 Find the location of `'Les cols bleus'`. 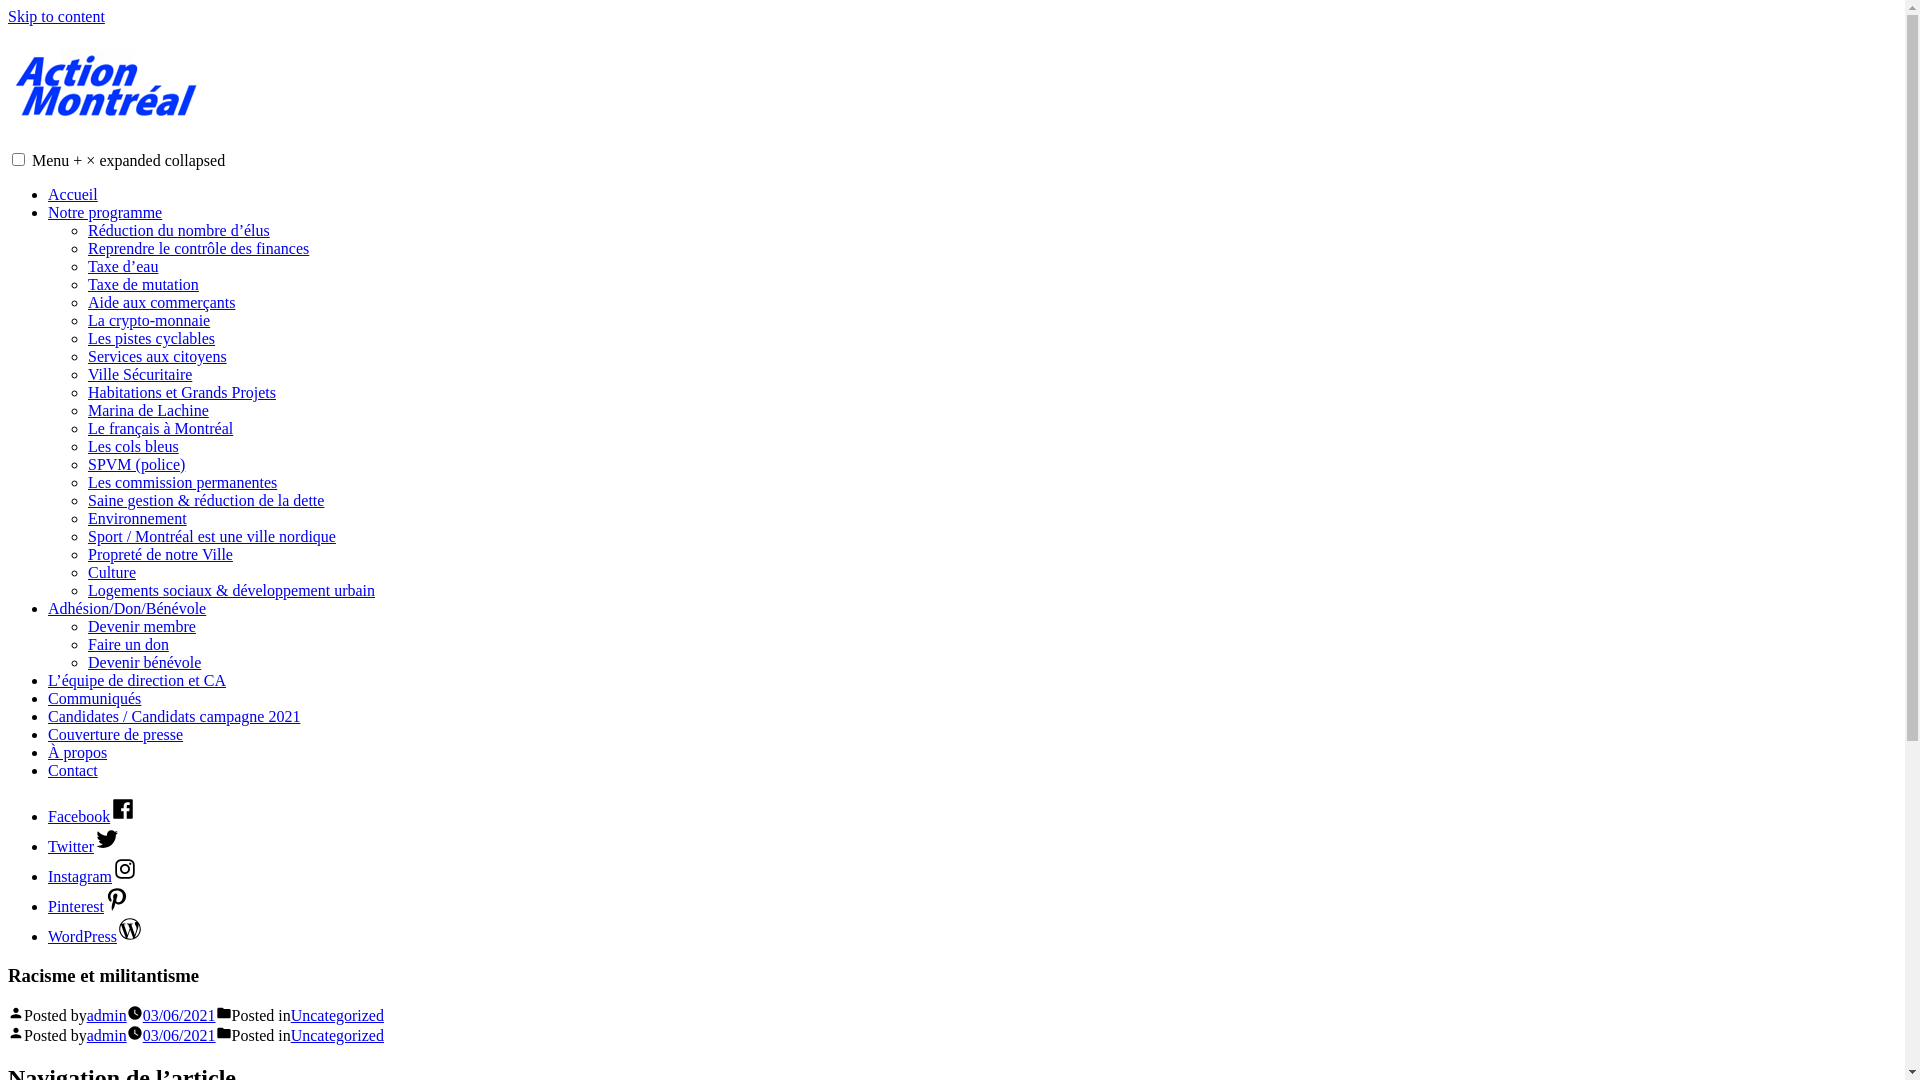

'Les cols bleus' is located at coordinates (132, 445).